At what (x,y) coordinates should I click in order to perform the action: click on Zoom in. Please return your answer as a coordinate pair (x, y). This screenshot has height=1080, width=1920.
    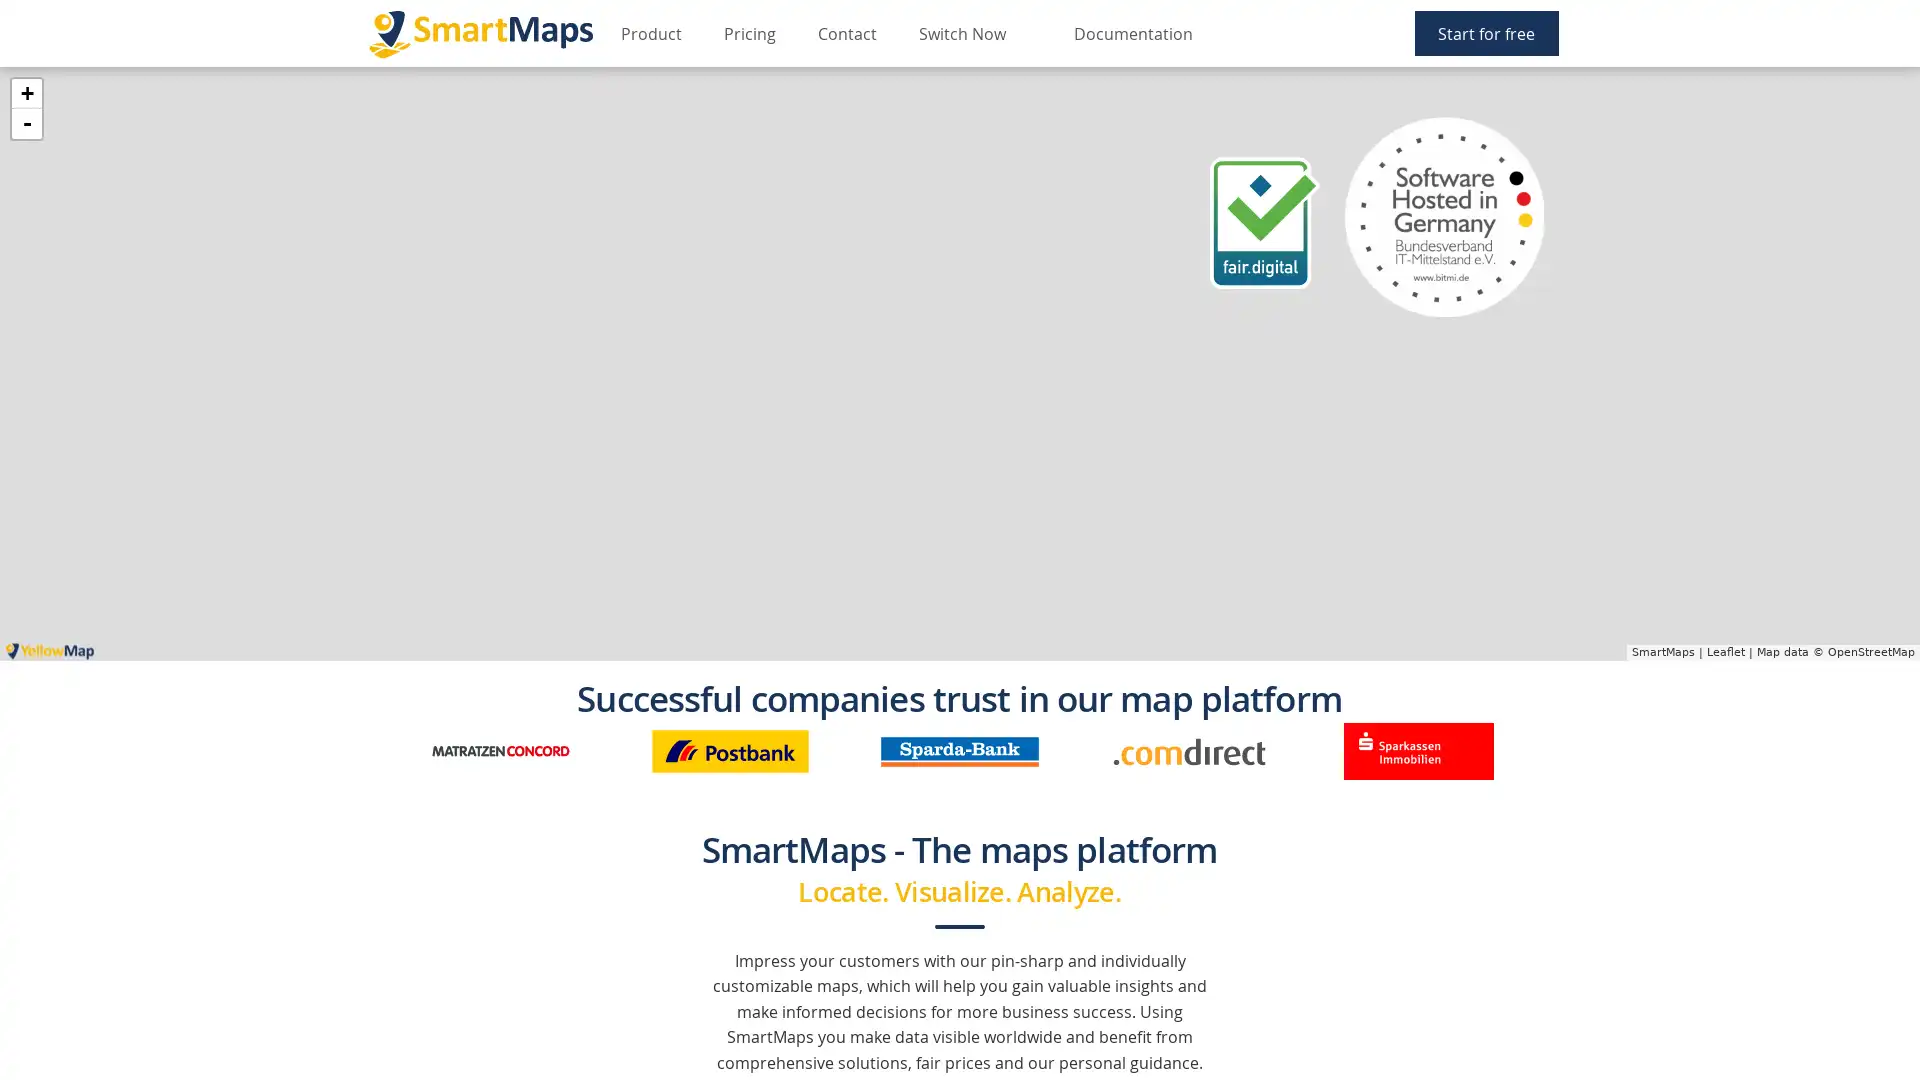
    Looking at the image, I should click on (27, 93).